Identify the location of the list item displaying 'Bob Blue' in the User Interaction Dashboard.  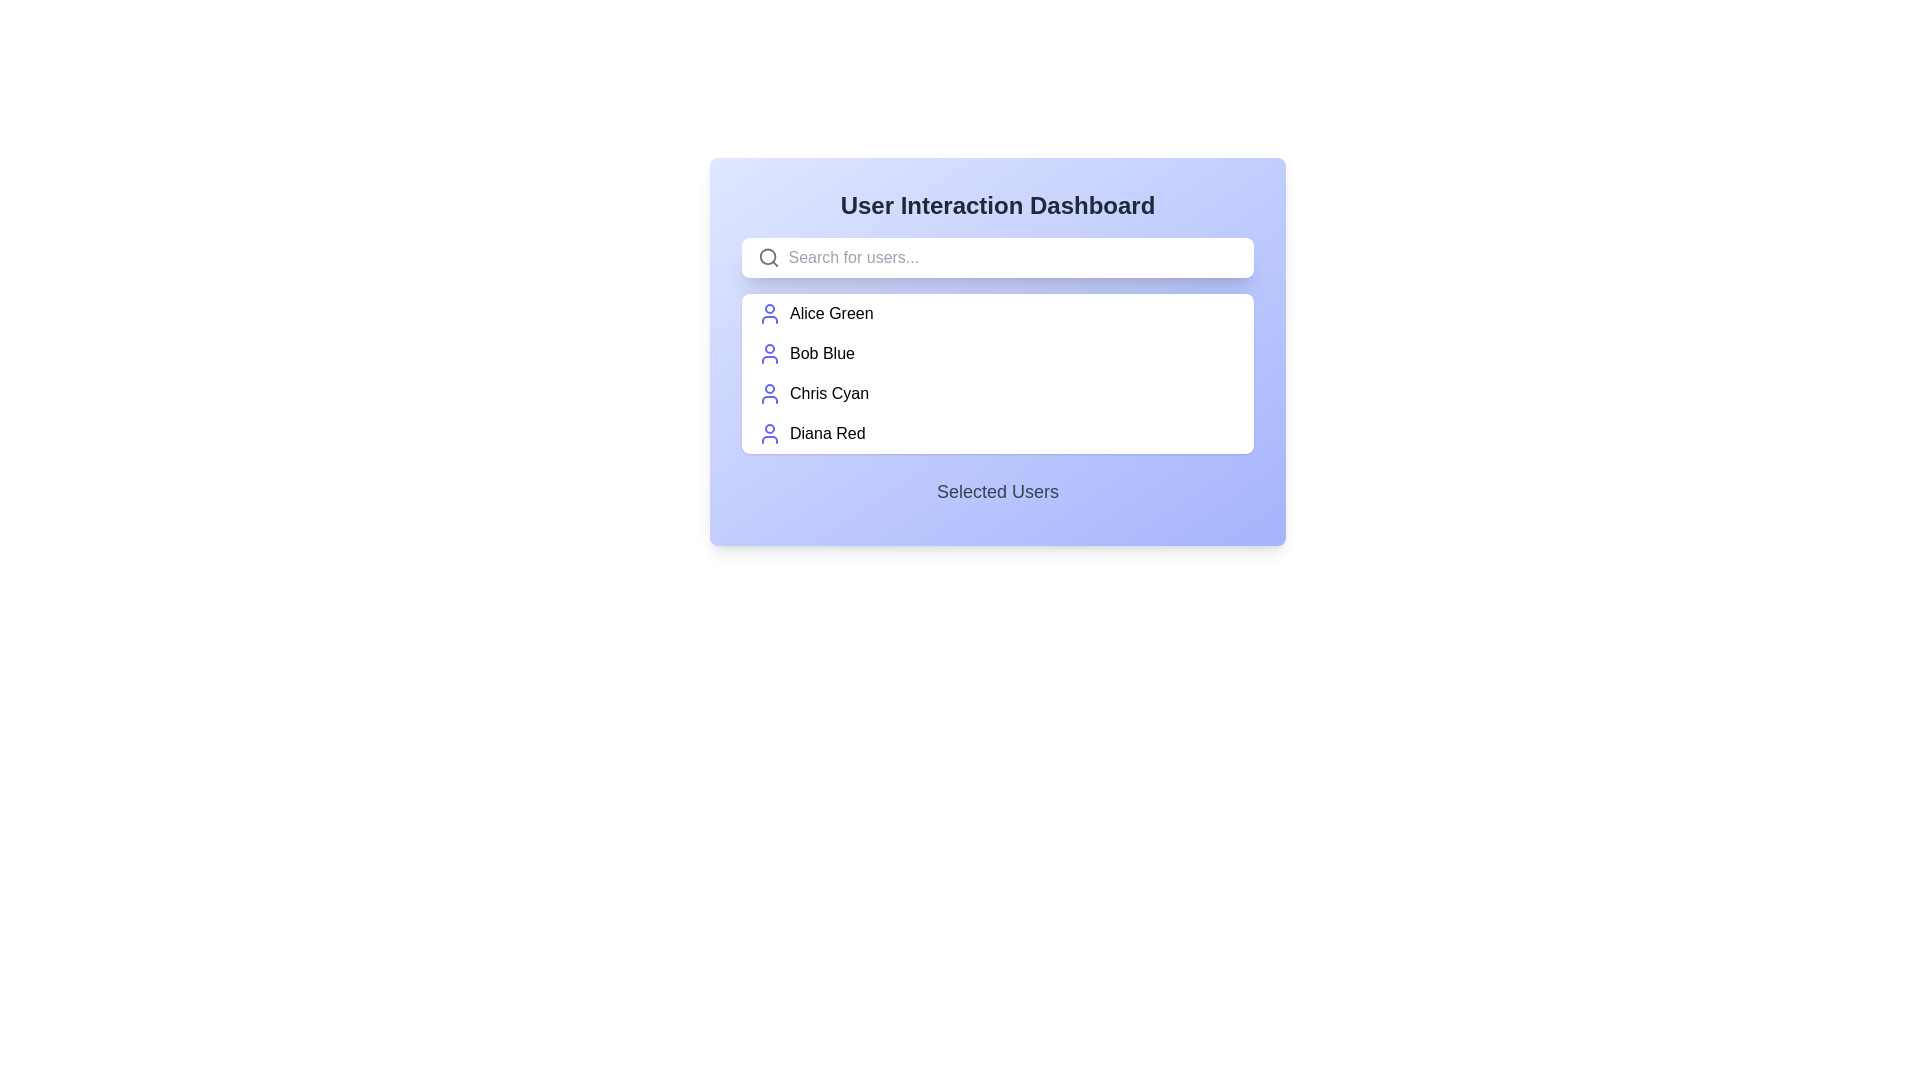
(998, 353).